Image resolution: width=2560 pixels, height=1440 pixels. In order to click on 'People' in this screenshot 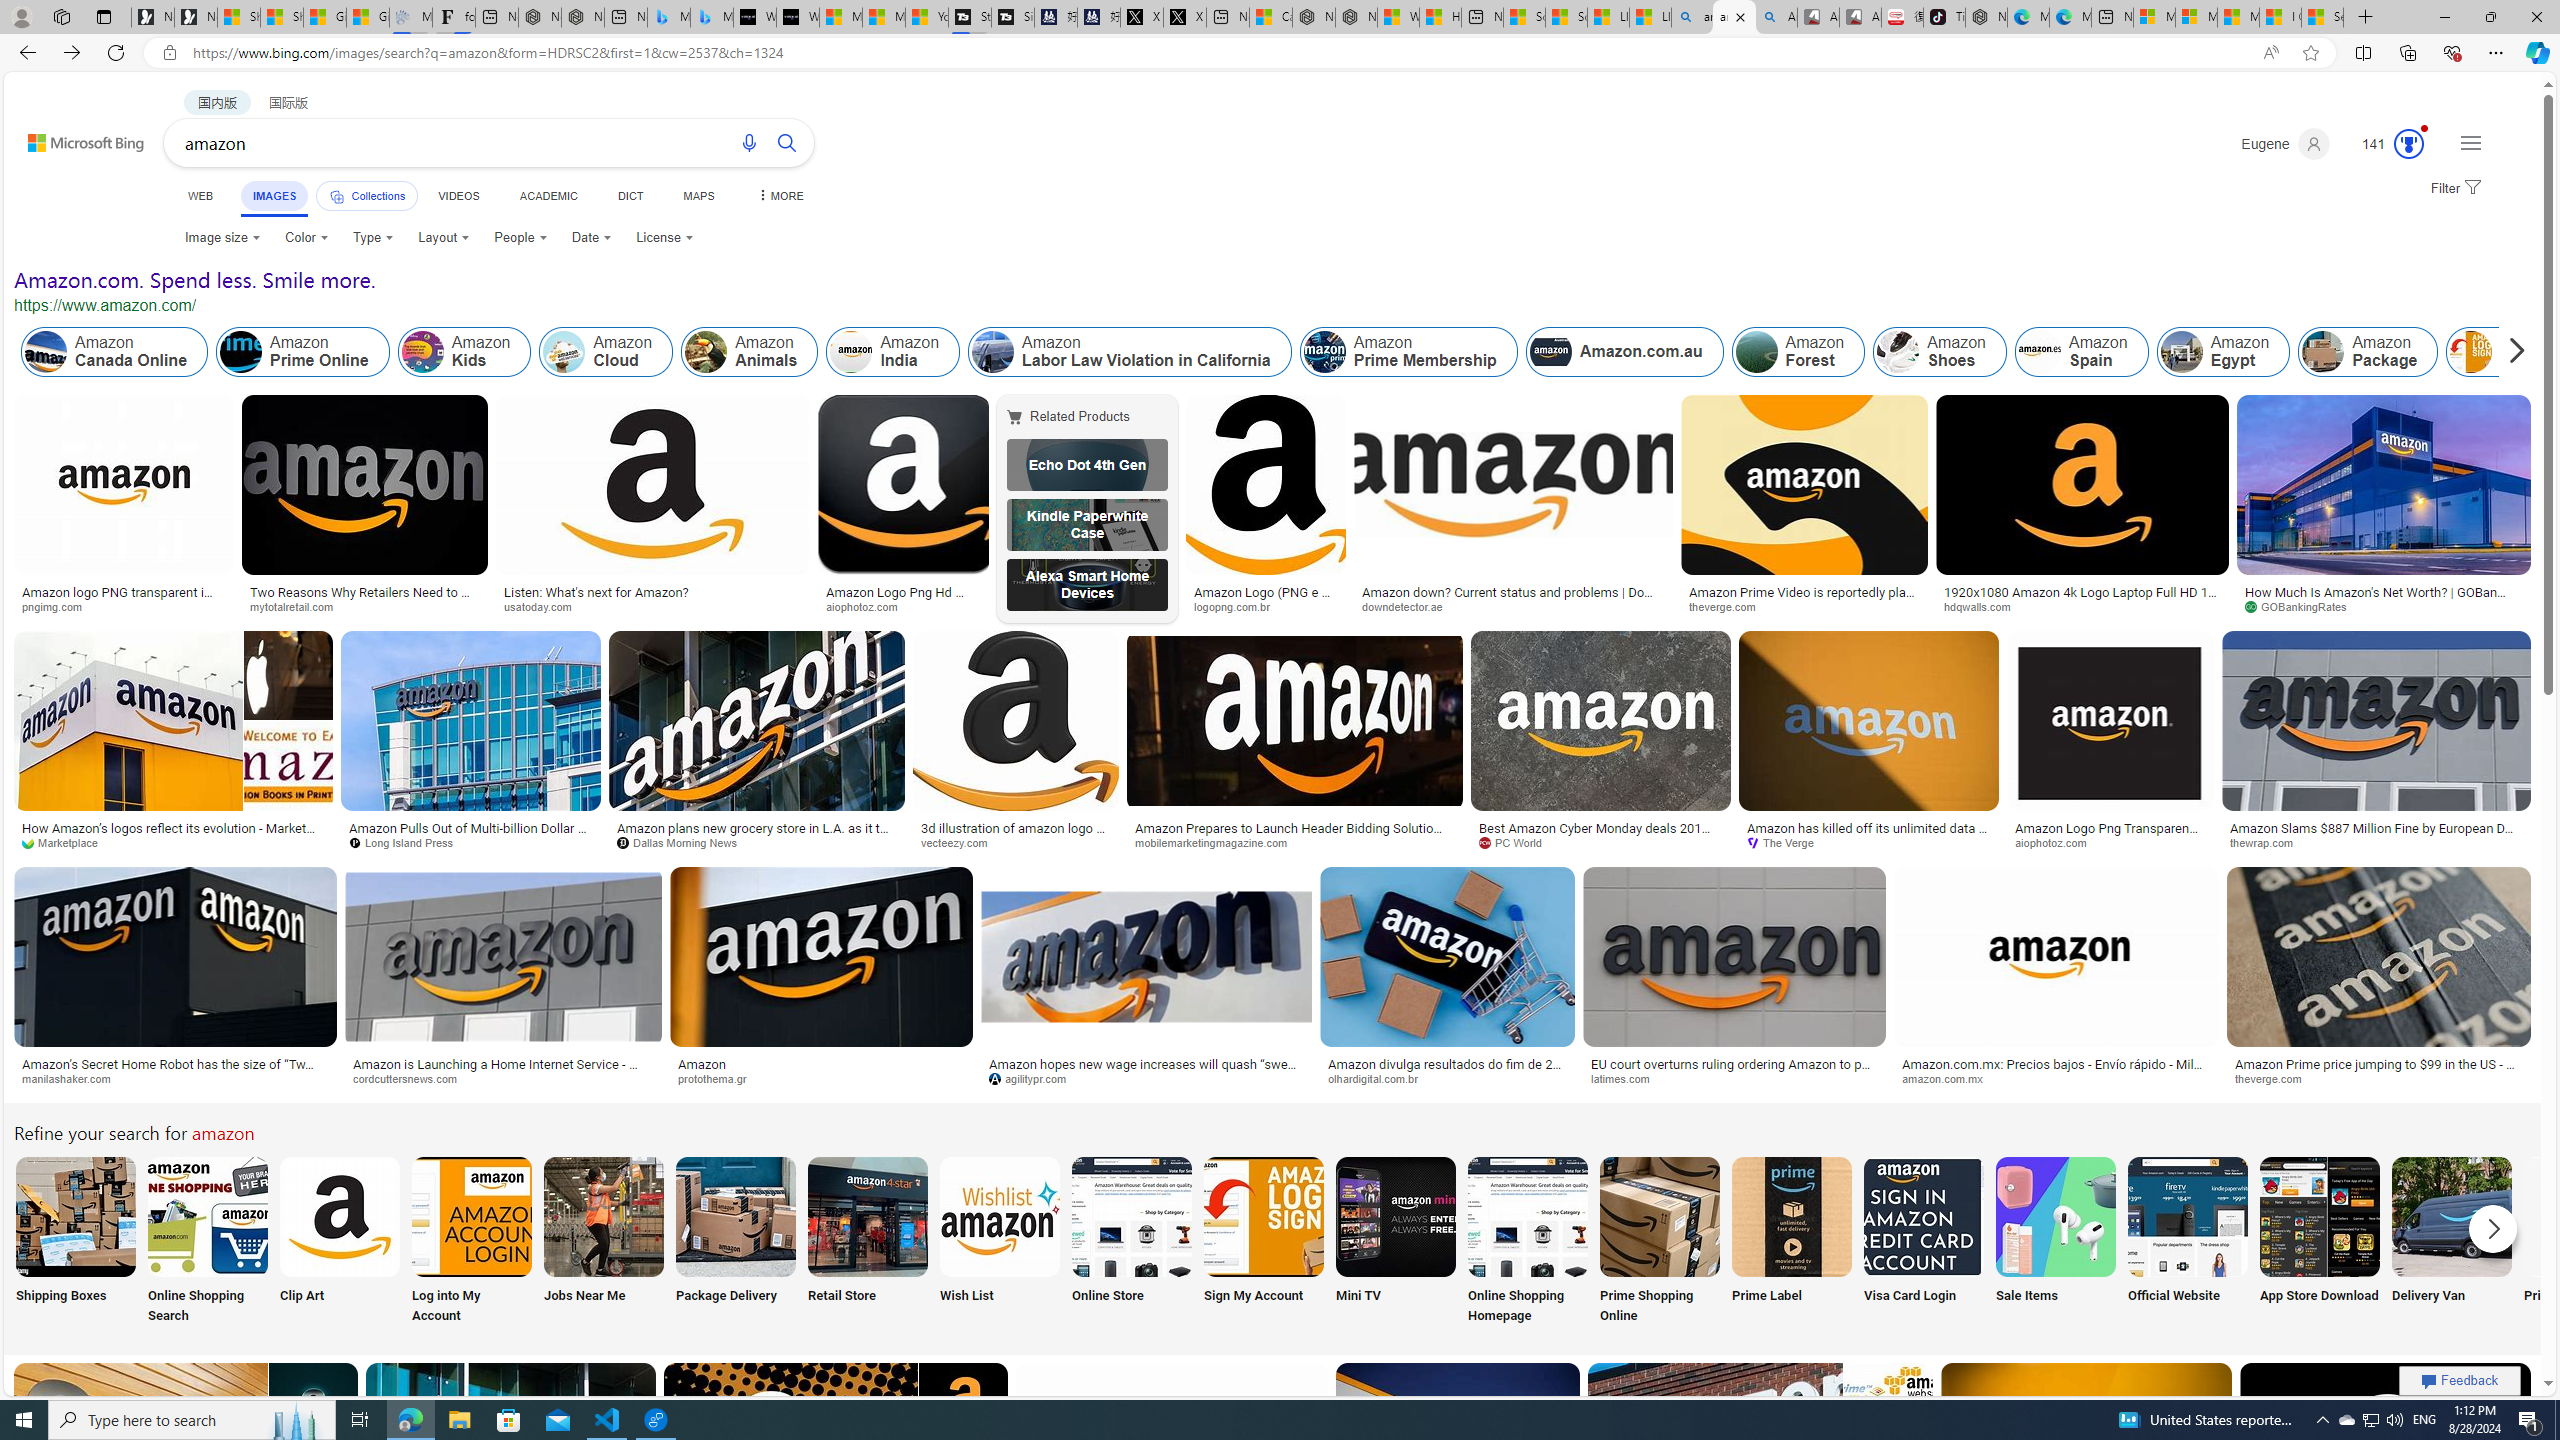, I will do `click(519, 237)`.